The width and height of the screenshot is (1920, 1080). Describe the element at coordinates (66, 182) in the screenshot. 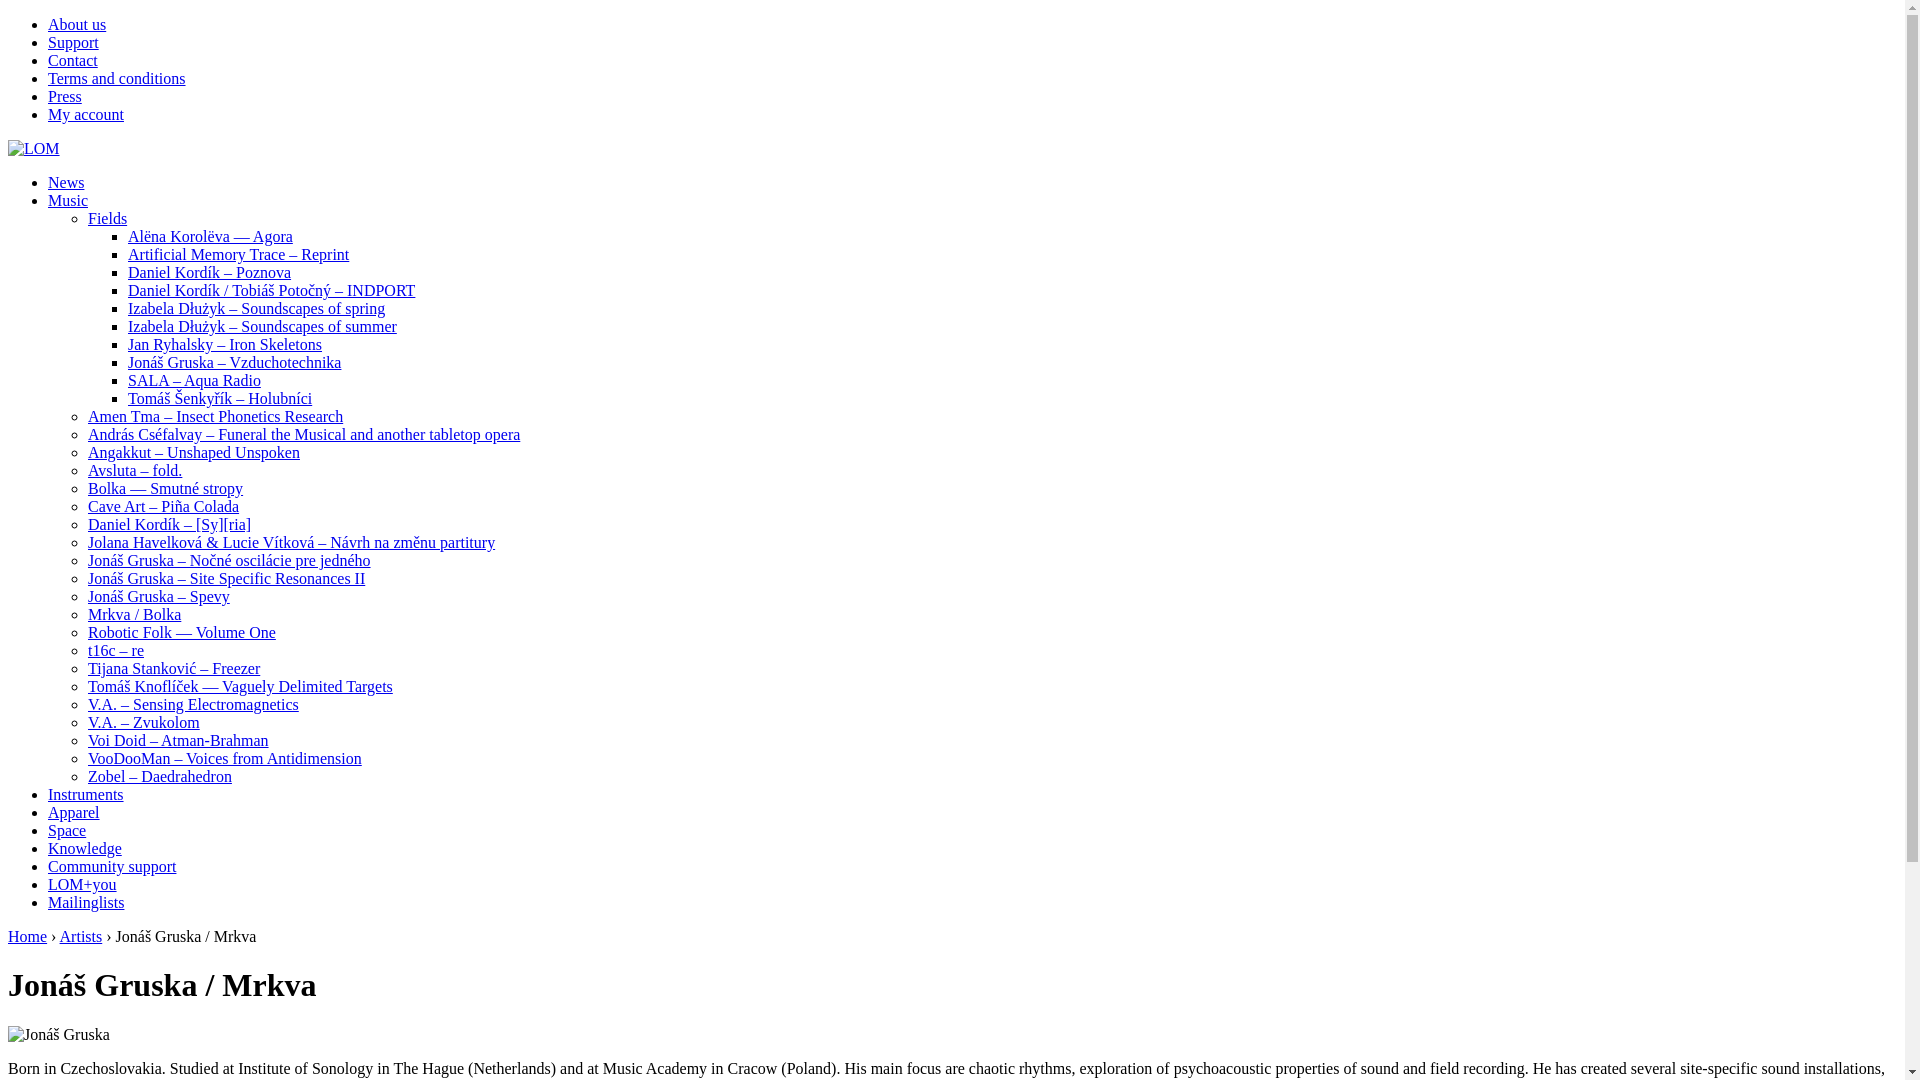

I see `'News'` at that location.